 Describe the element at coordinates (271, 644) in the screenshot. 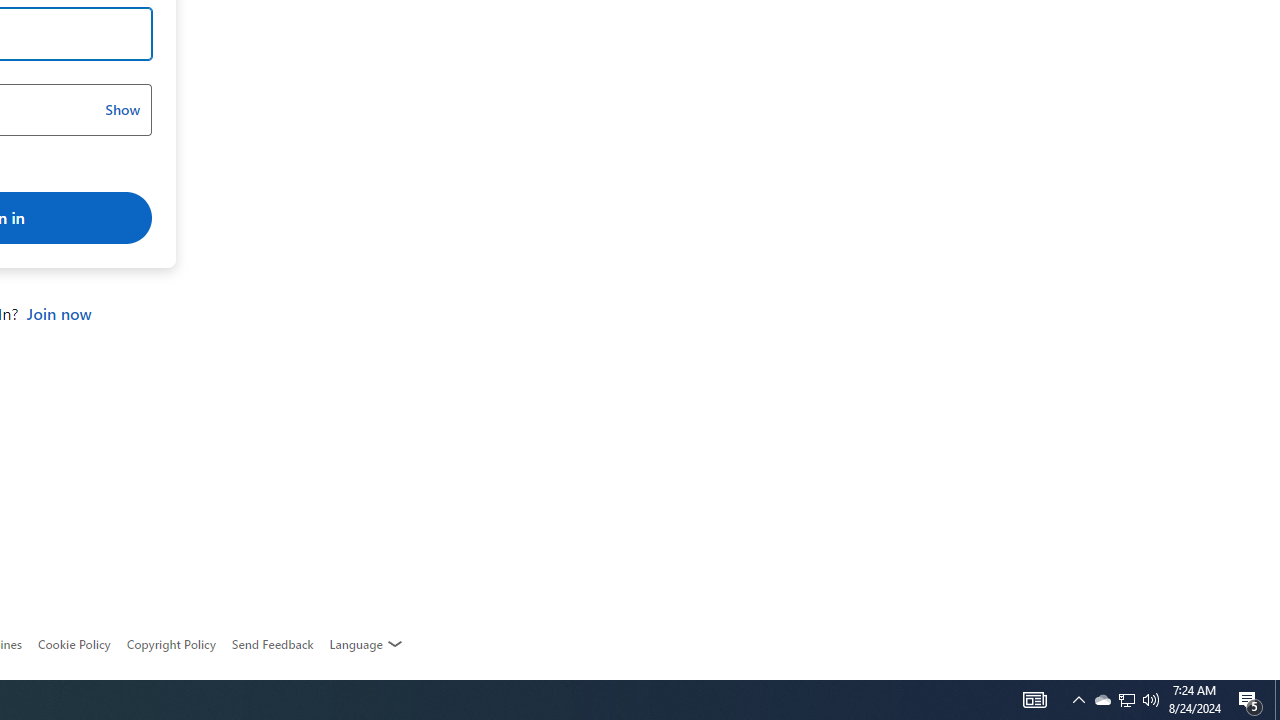

I see `'Send Feedback'` at that location.